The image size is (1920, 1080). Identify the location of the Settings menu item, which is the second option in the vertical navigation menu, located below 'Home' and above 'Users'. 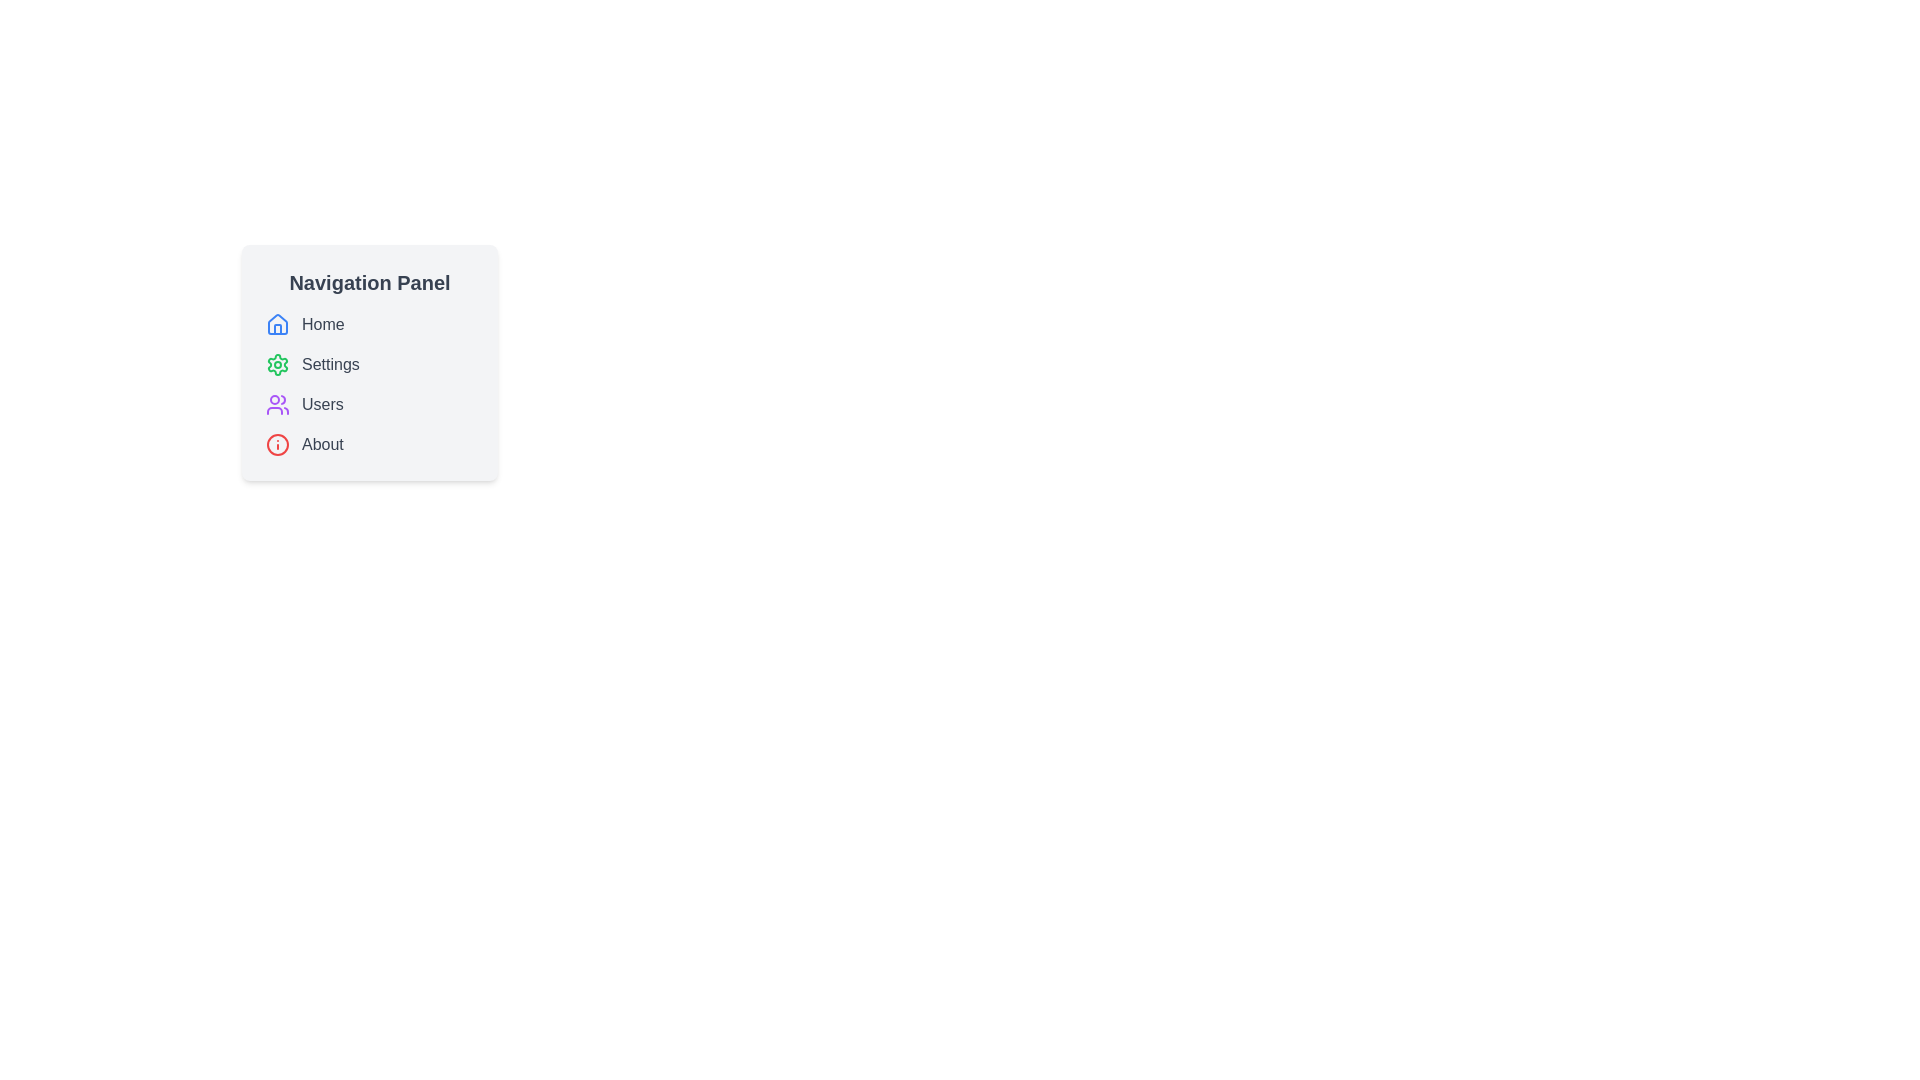
(369, 365).